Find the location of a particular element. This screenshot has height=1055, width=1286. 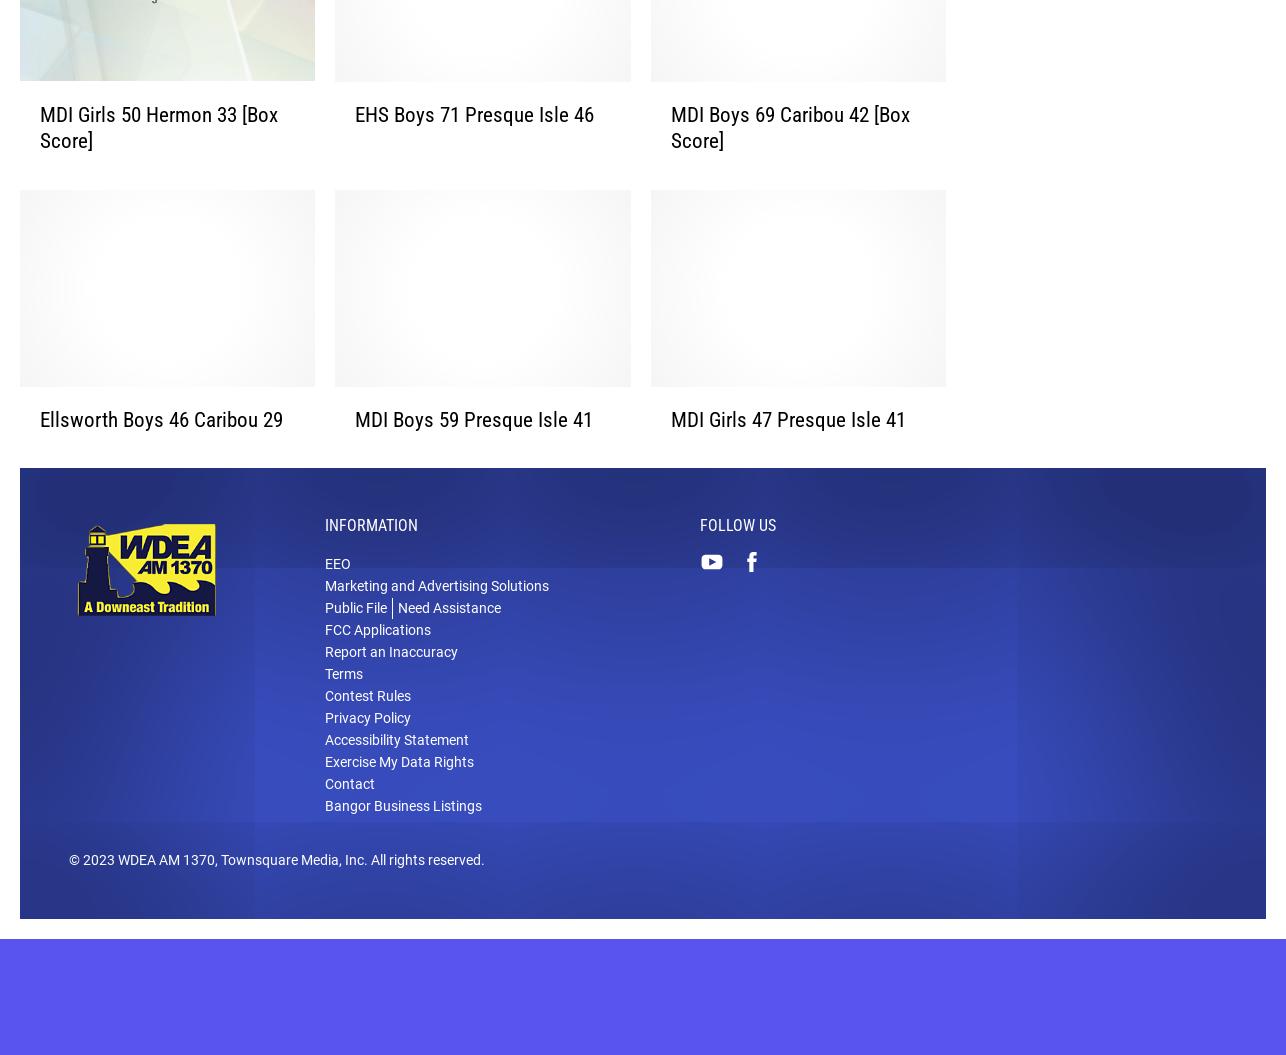

'MDI Girls 47 Presque Isle 41' is located at coordinates (787, 450).